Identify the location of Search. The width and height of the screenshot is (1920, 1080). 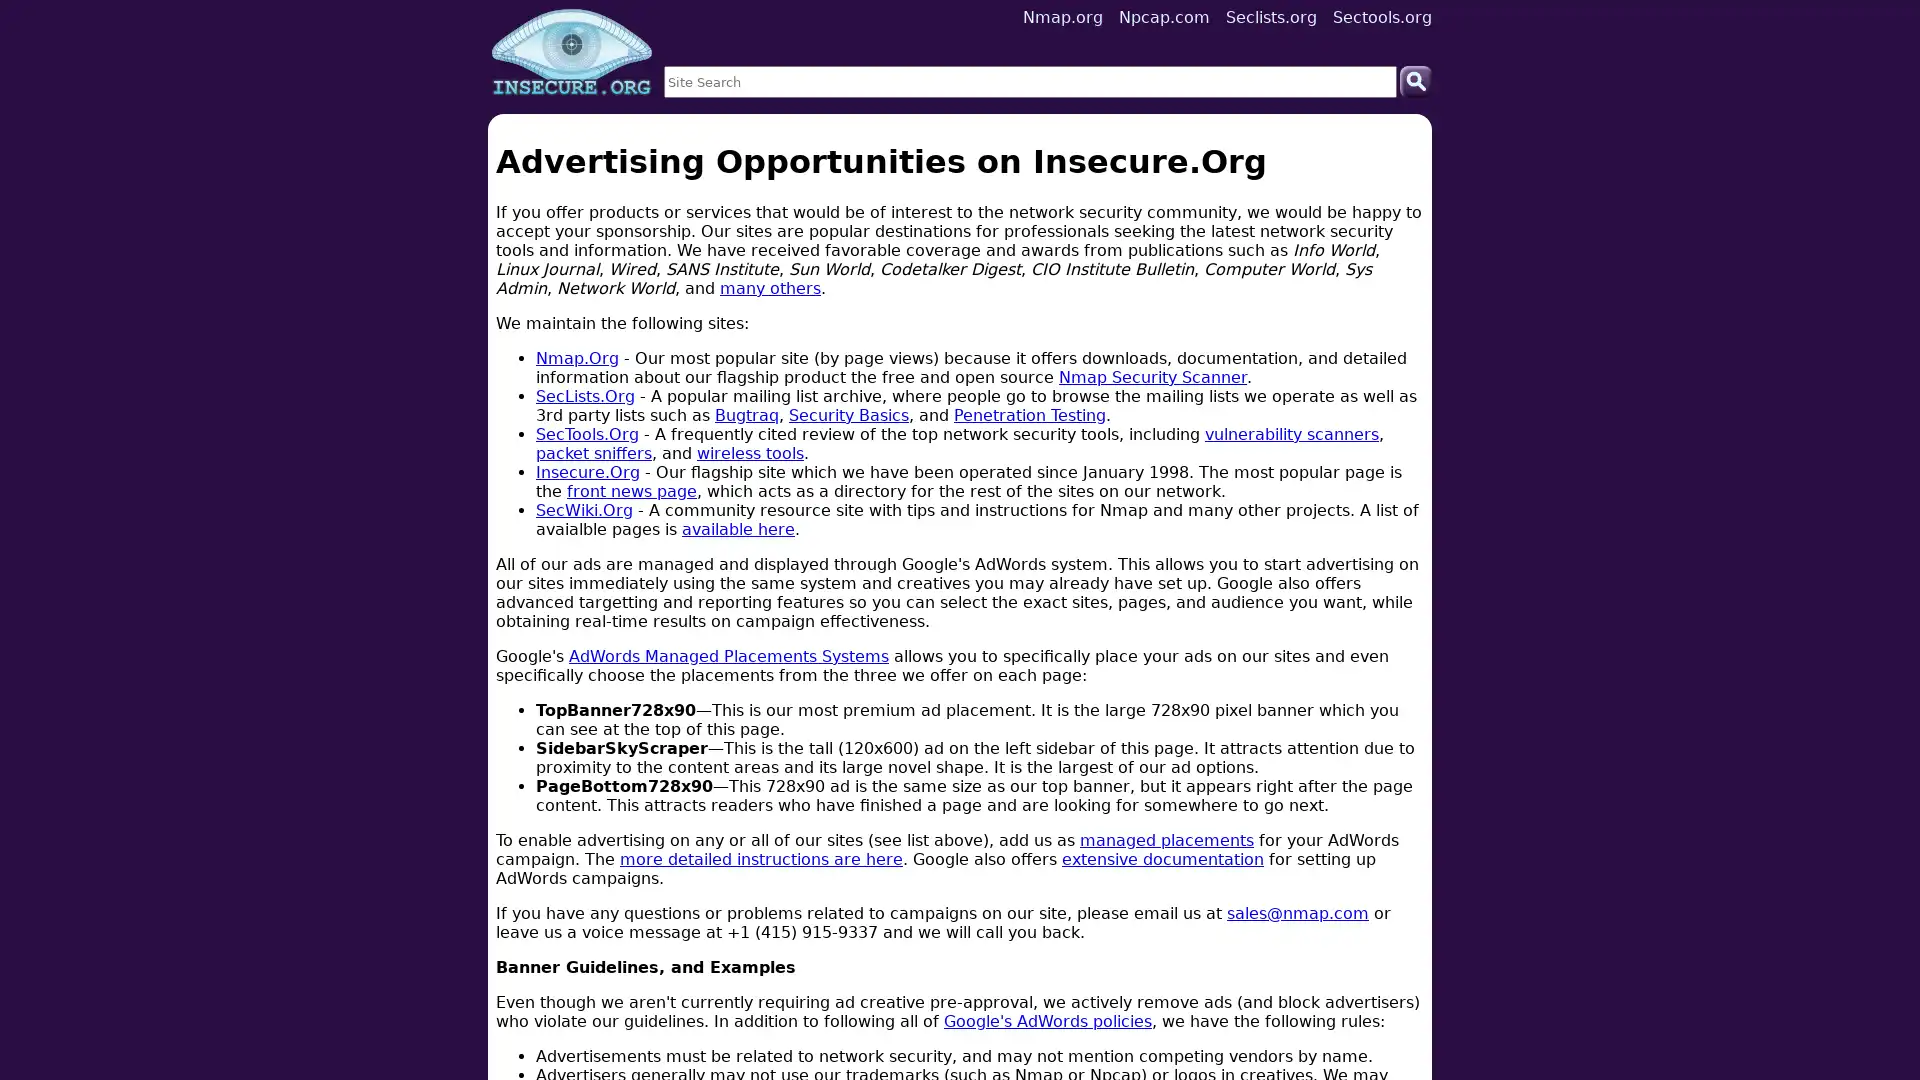
(1415, 80).